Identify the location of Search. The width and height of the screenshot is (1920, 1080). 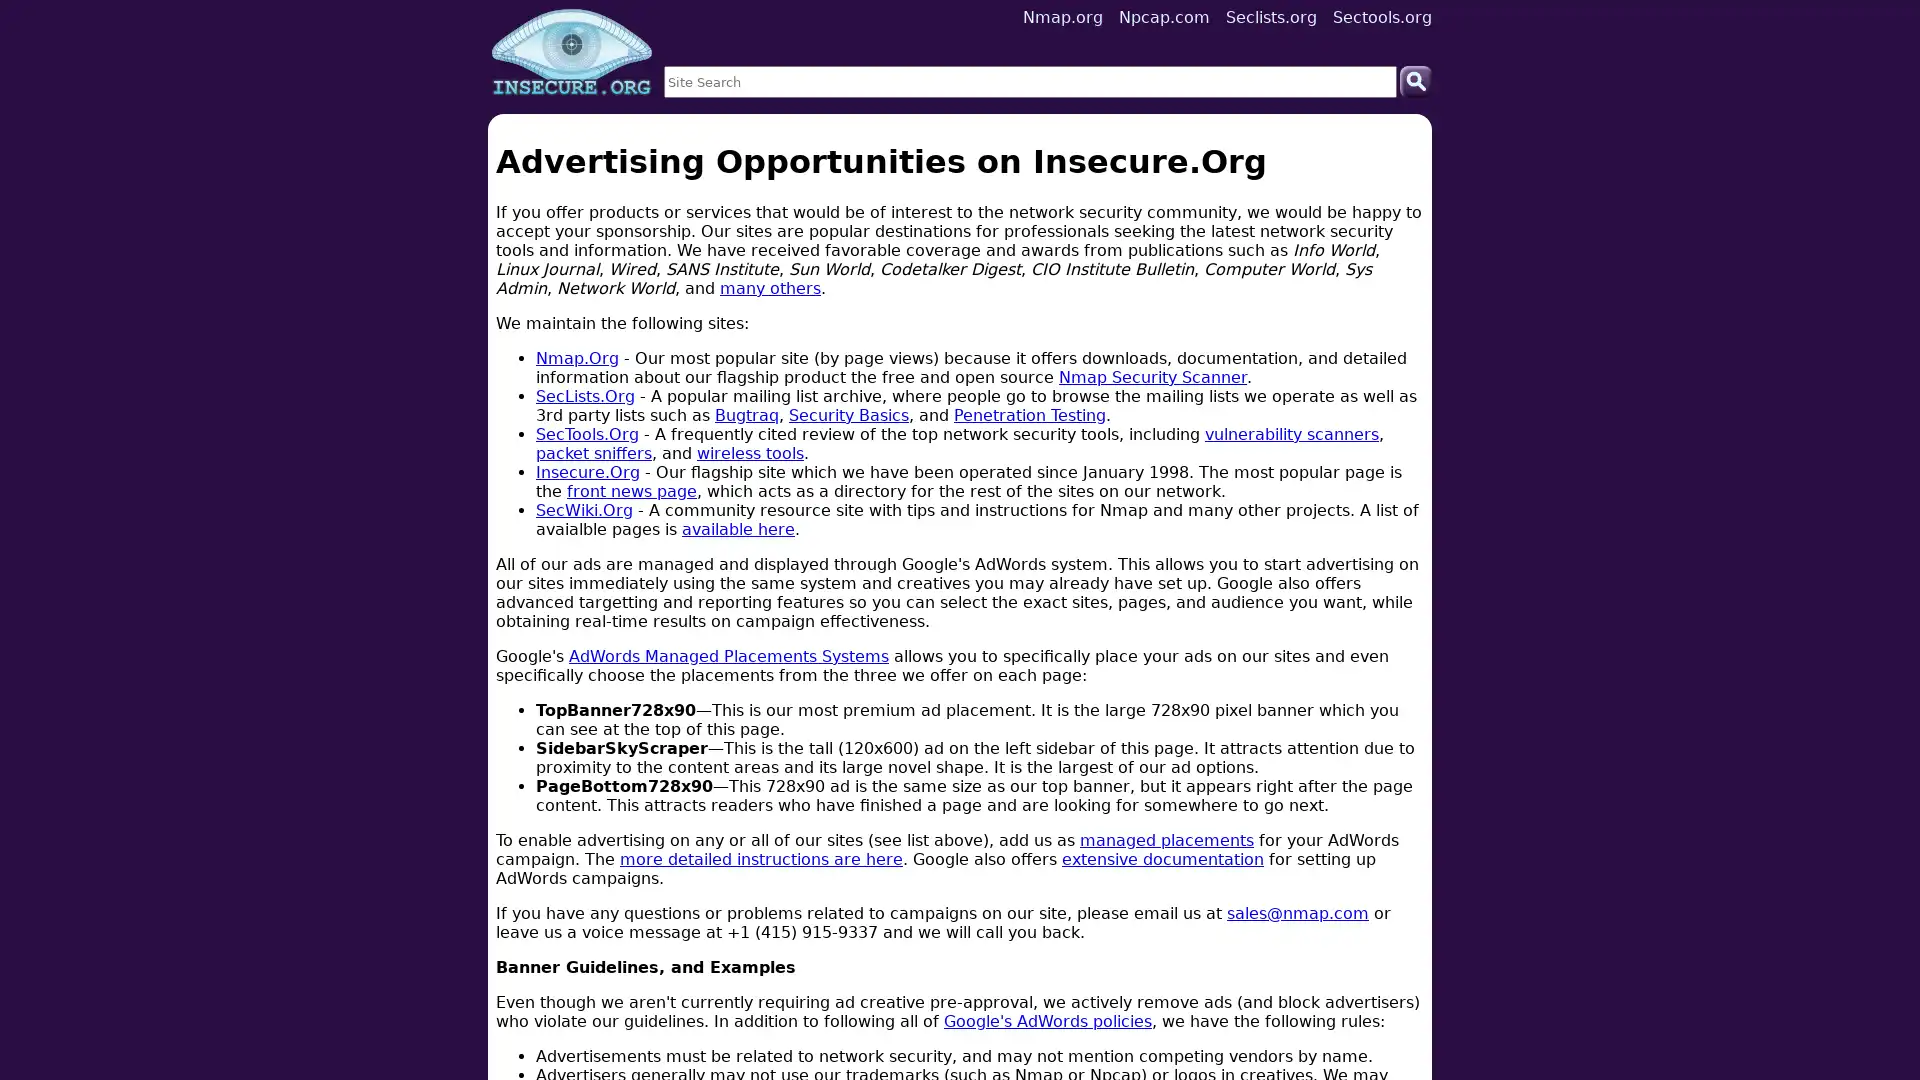
(1415, 80).